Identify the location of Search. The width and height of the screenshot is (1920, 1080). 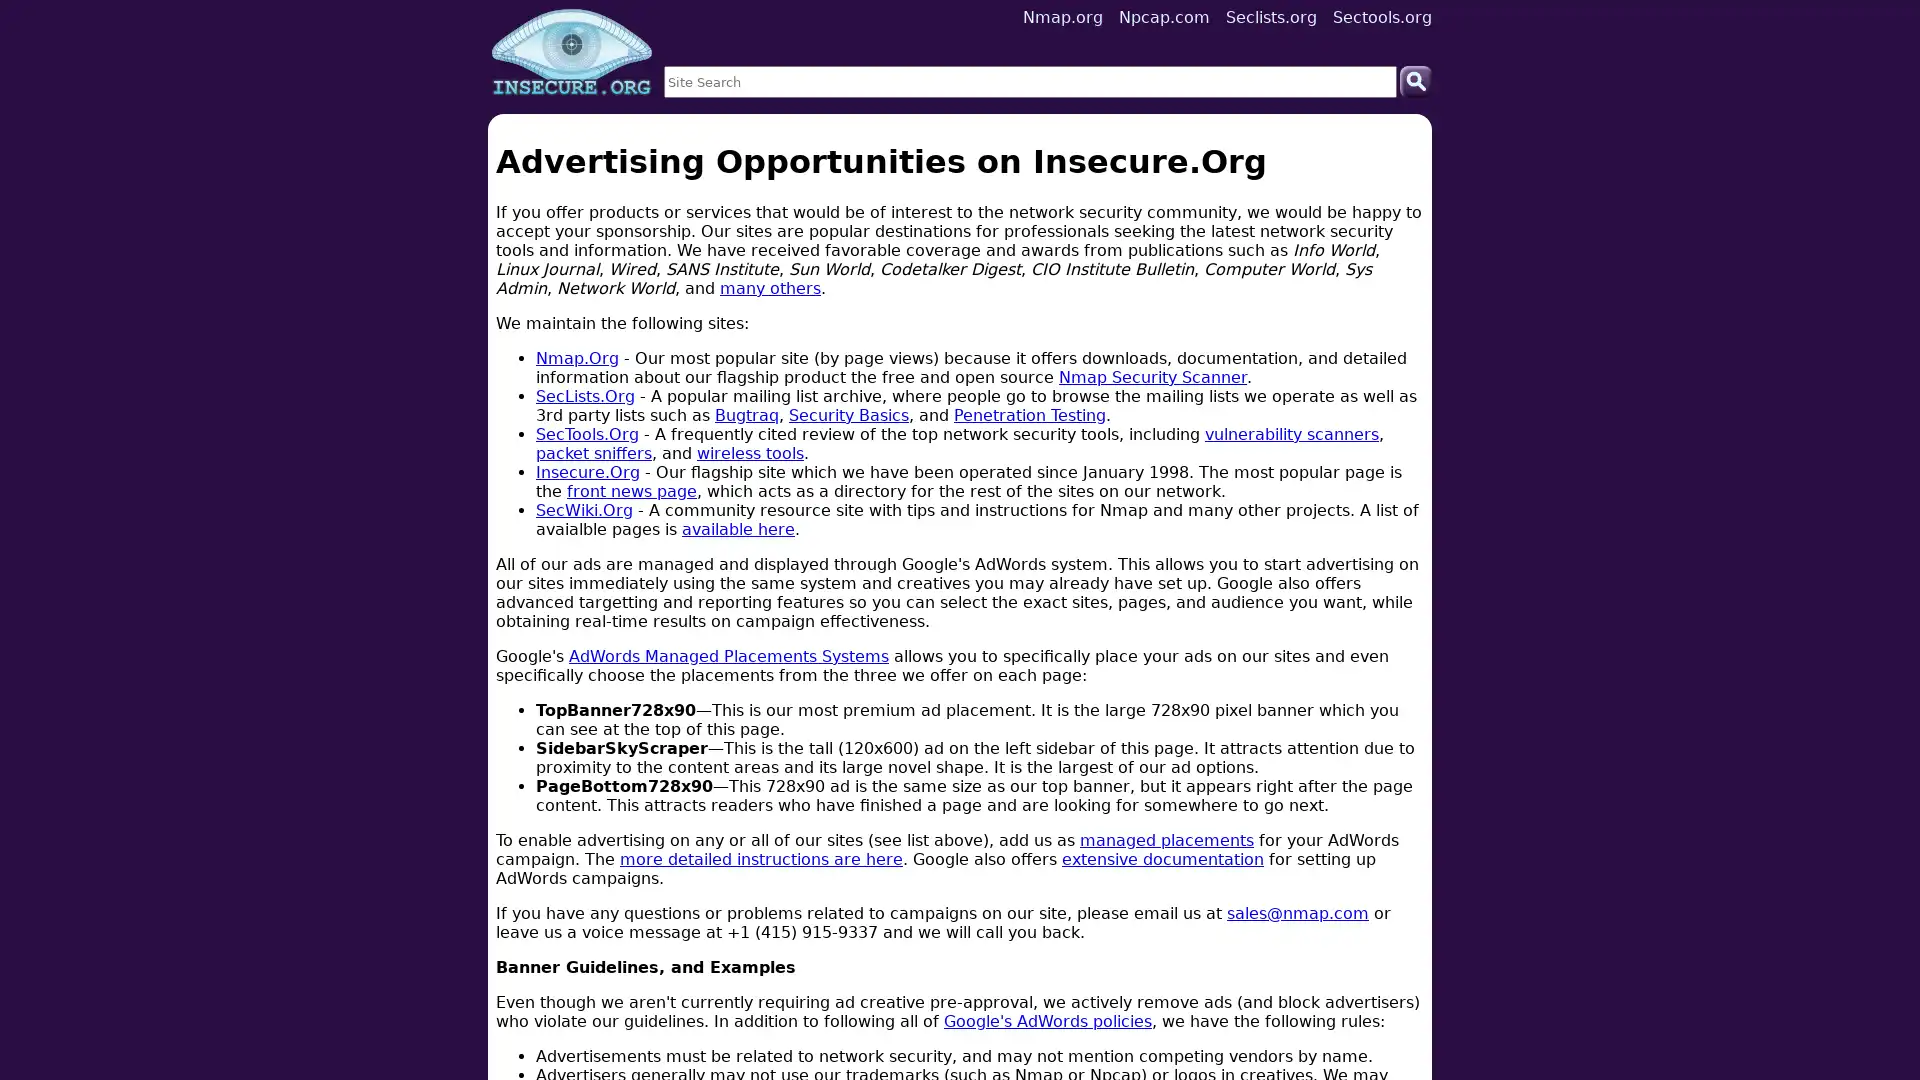
(1415, 80).